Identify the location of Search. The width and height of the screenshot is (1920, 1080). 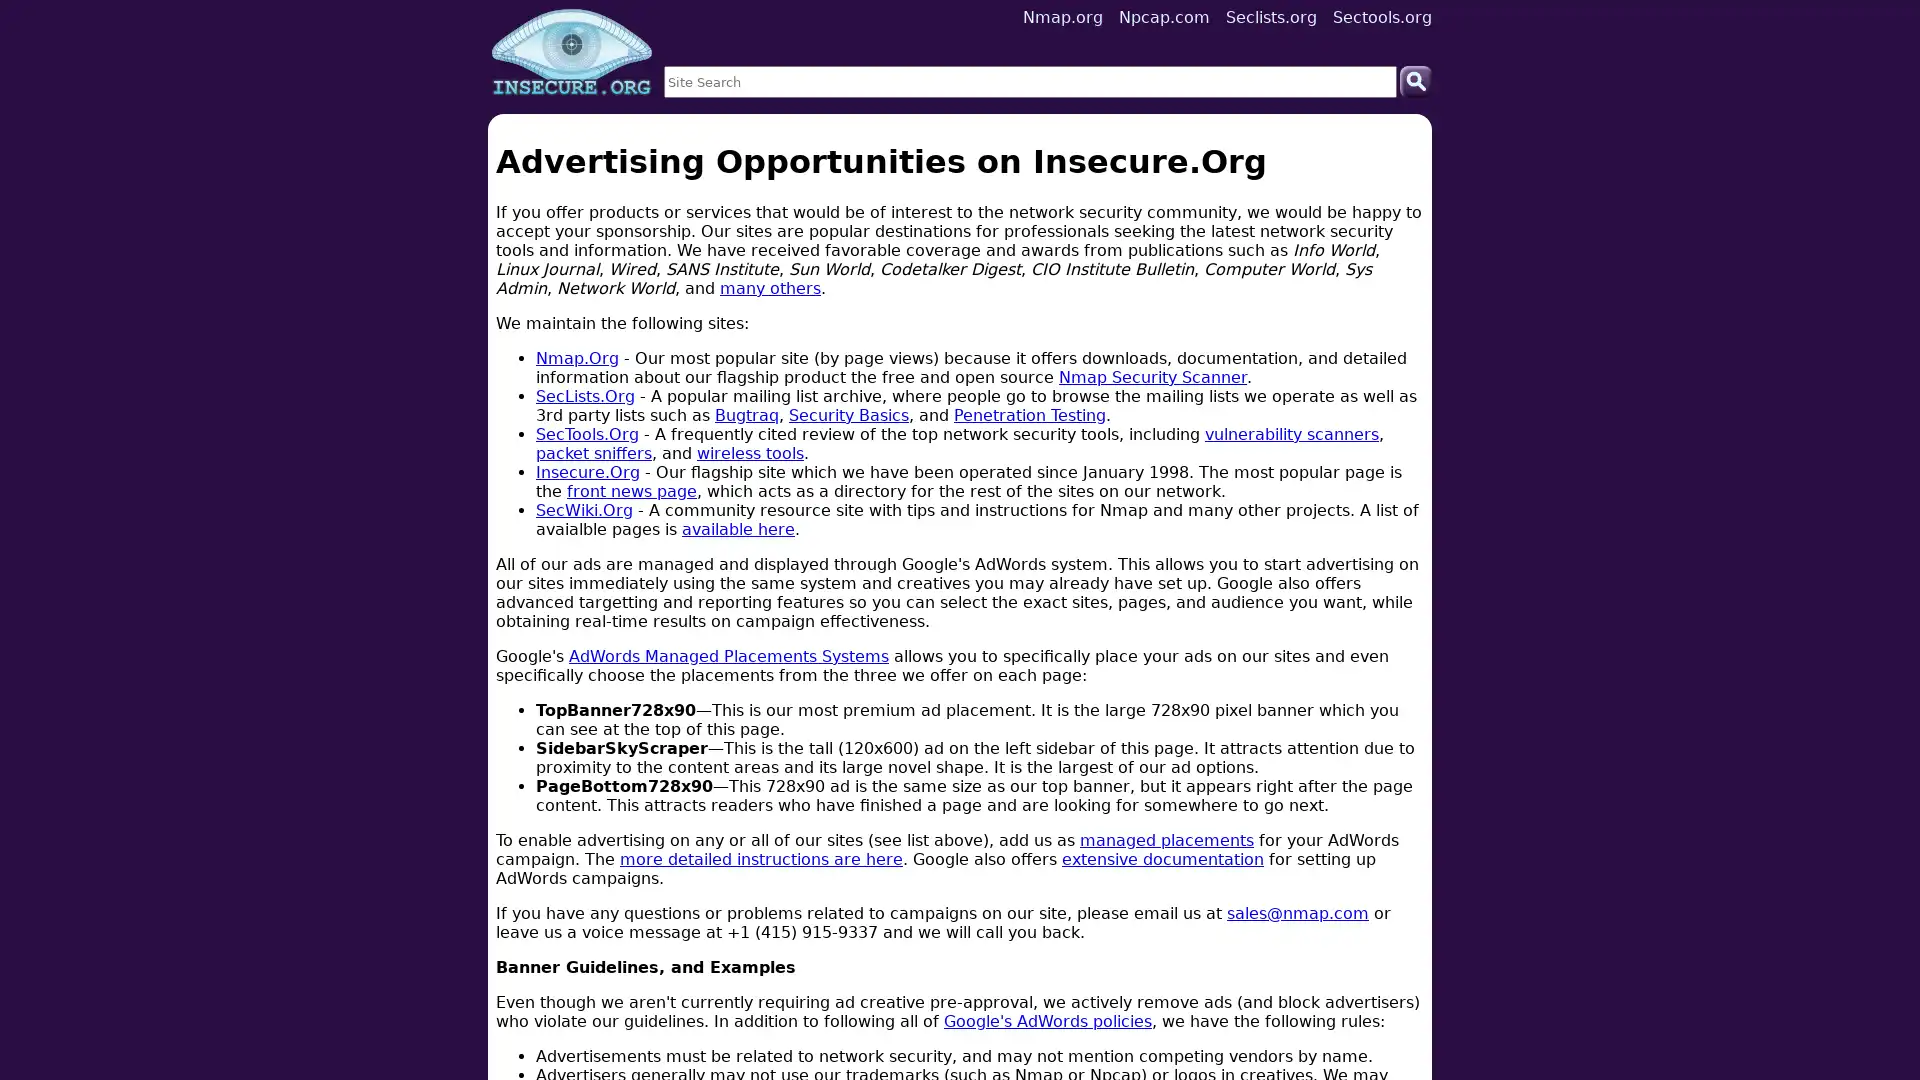
(1415, 80).